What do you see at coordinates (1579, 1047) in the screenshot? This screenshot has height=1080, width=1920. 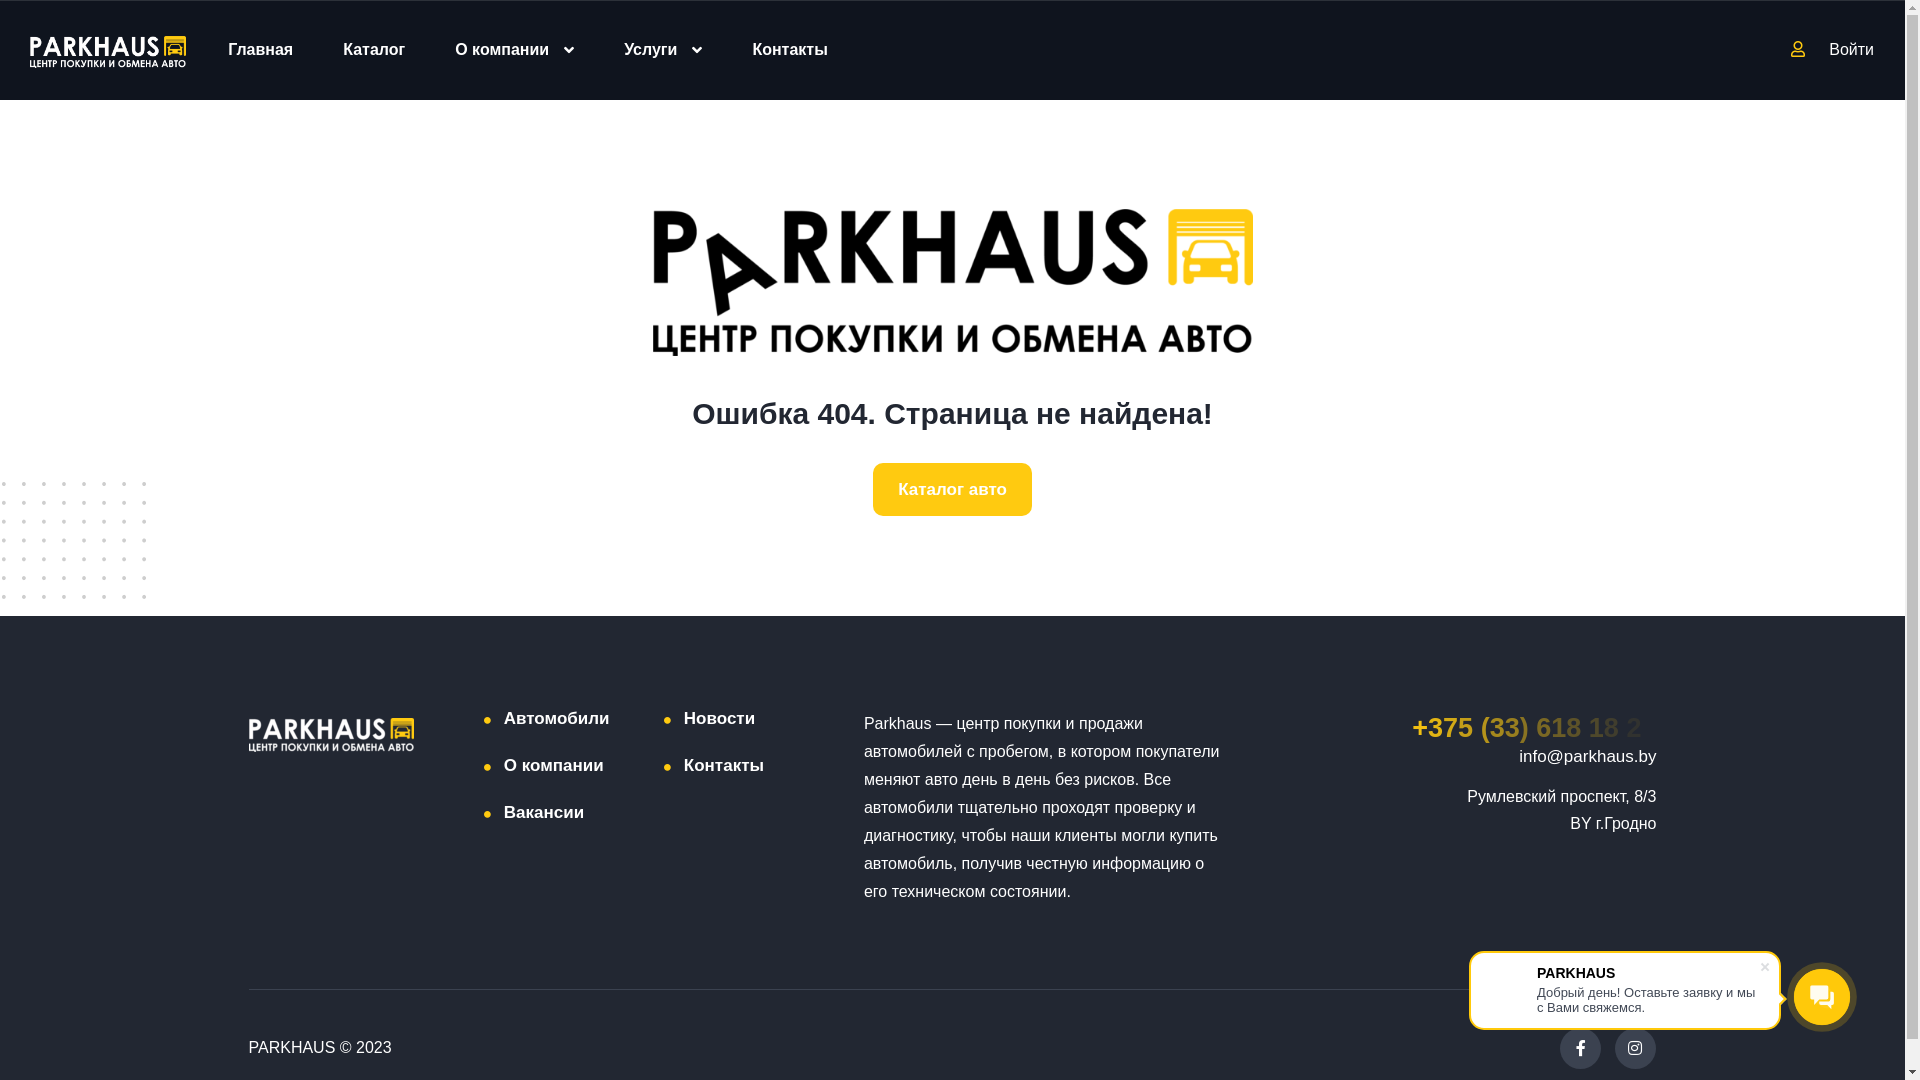 I see `'Facebook'` at bounding box center [1579, 1047].